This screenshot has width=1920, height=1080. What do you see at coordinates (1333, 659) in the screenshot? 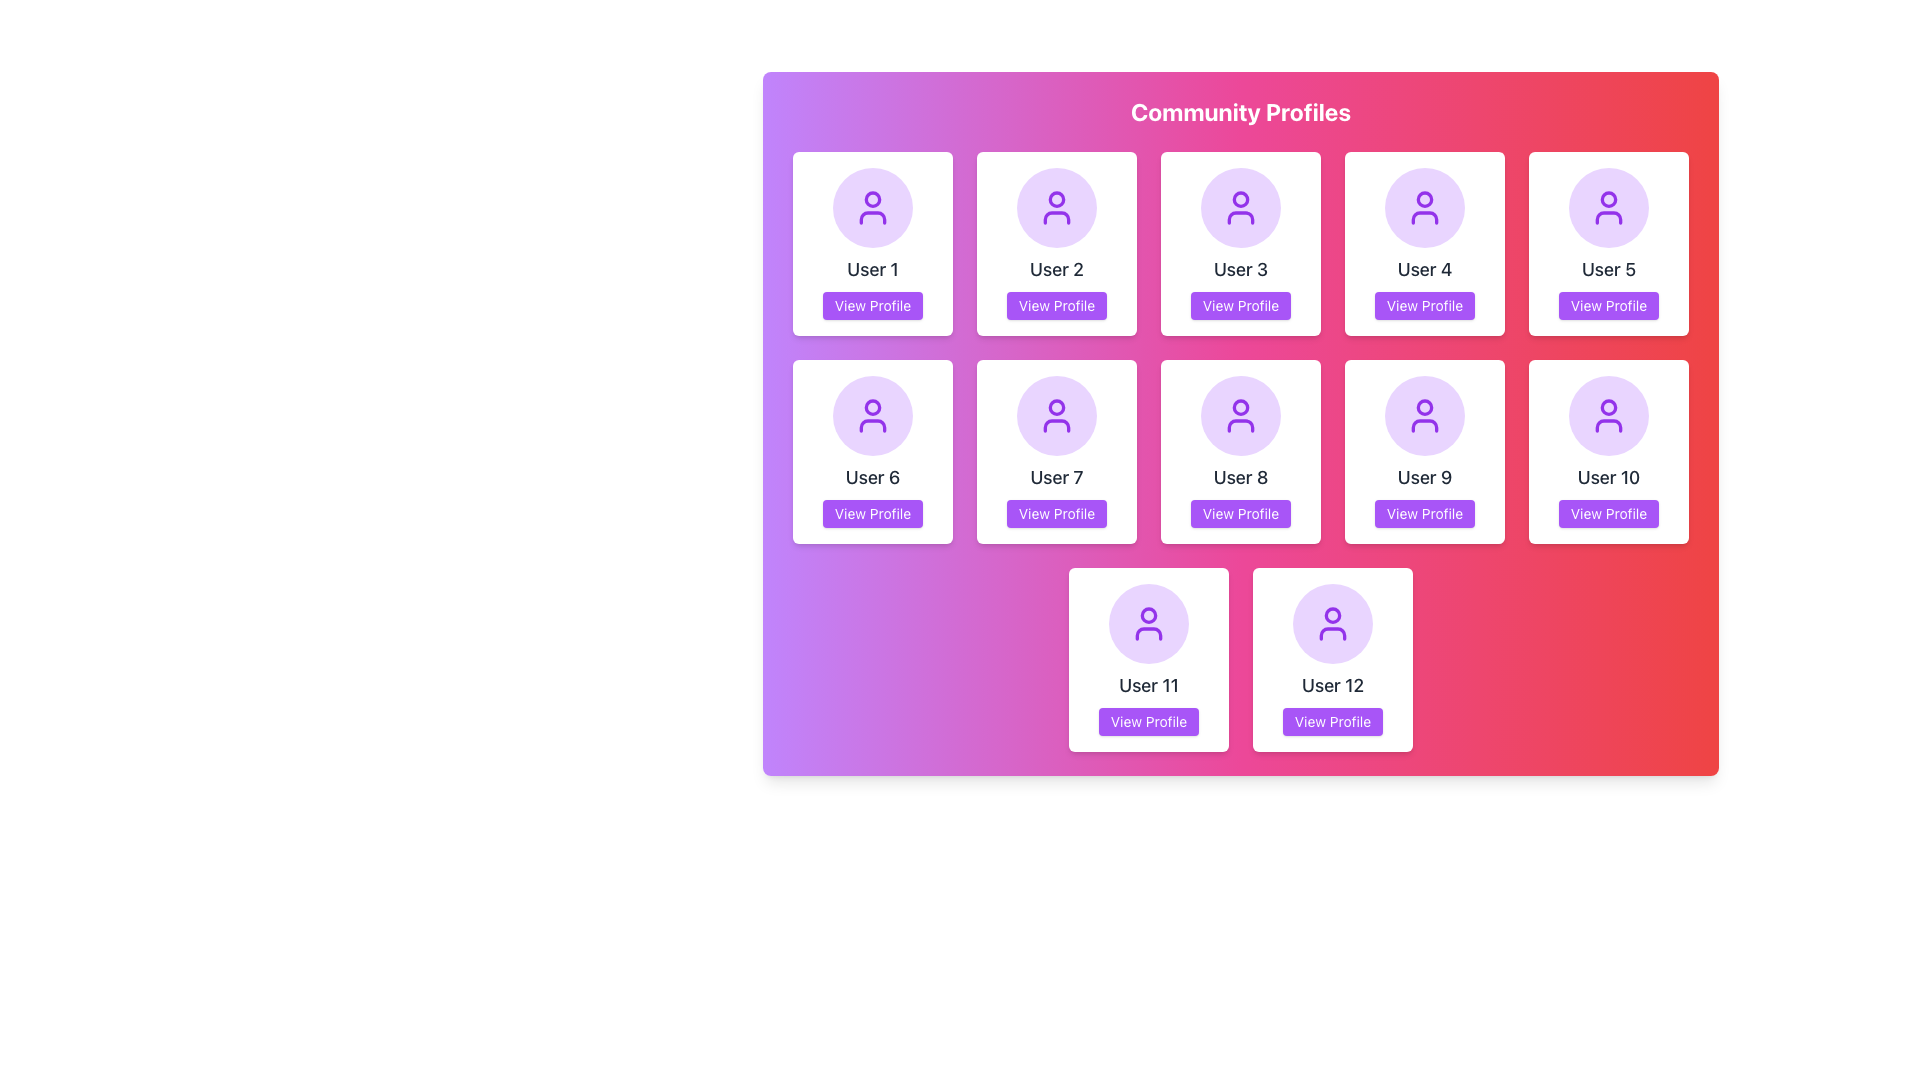
I see `the user profile display card located at the bottom right corner of the grid to observe visual hover effects` at bounding box center [1333, 659].